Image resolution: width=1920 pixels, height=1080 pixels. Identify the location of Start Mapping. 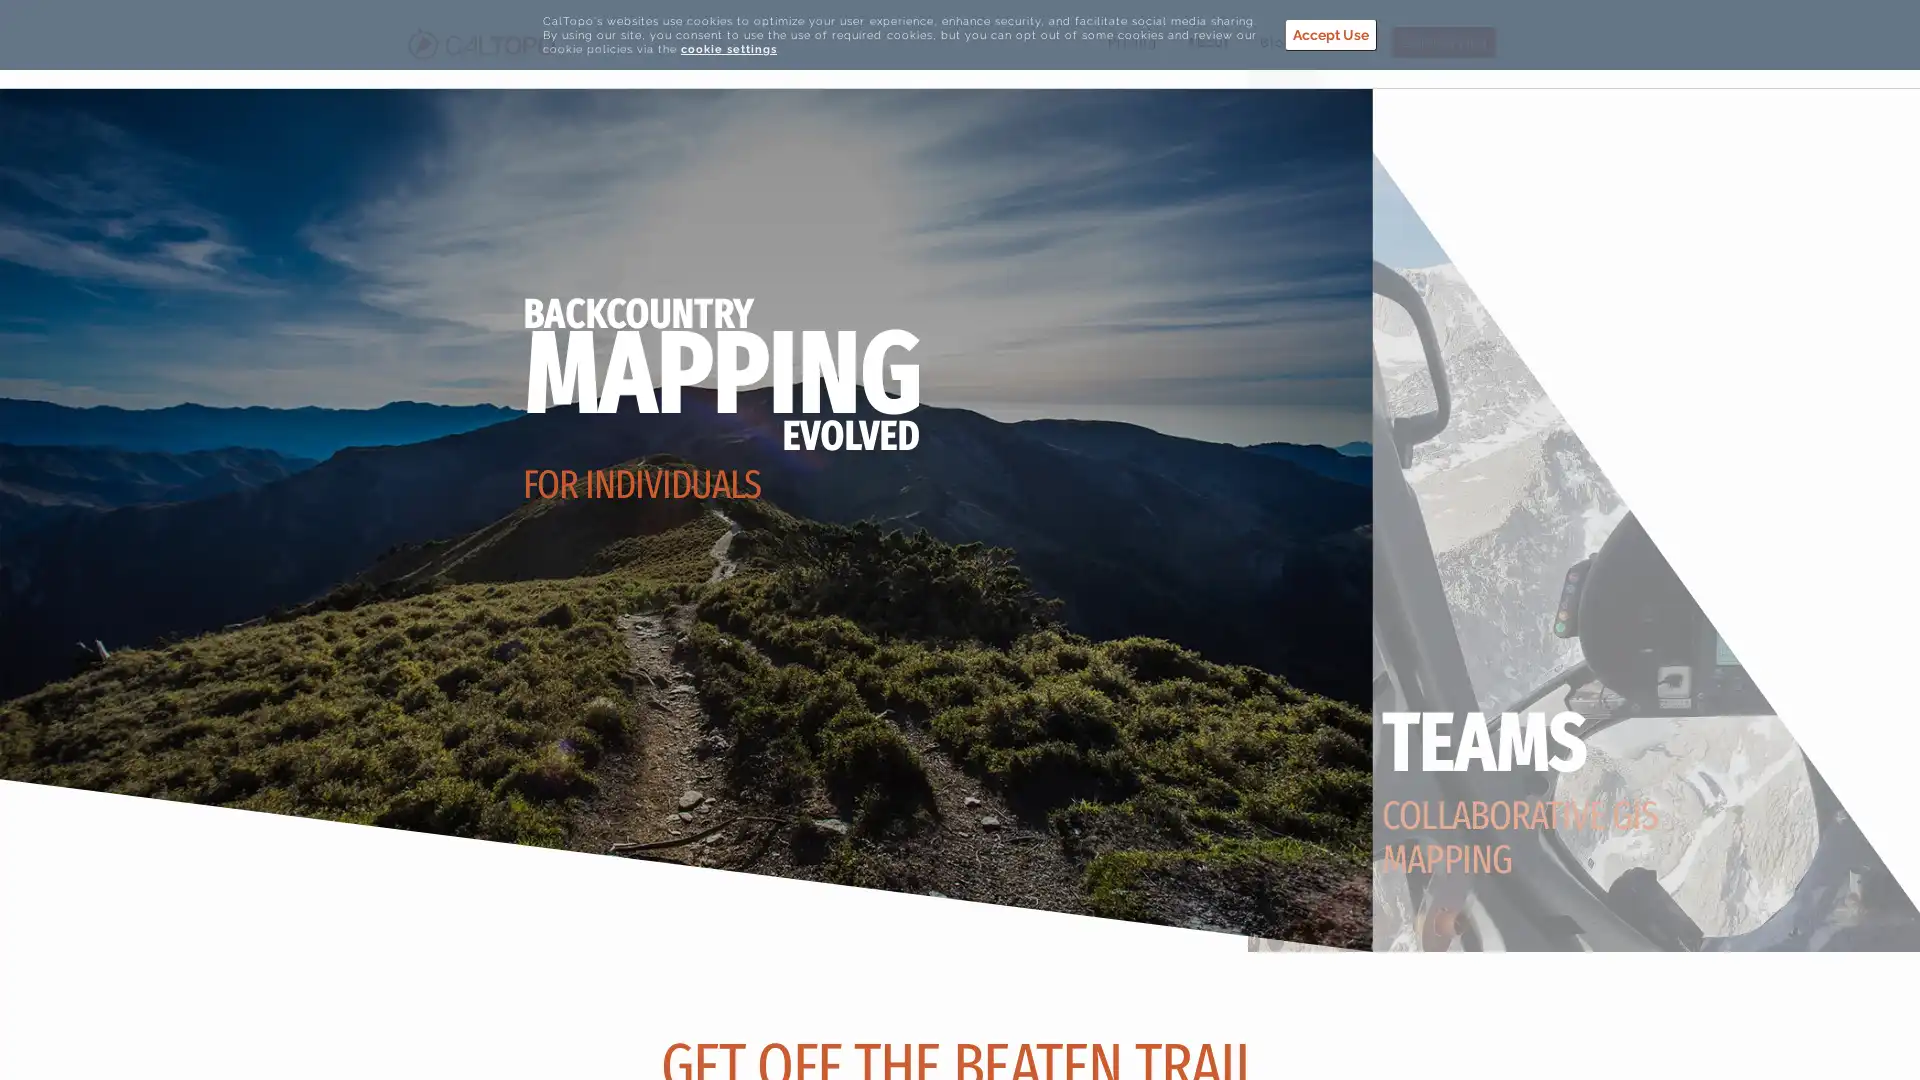
(1444, 42).